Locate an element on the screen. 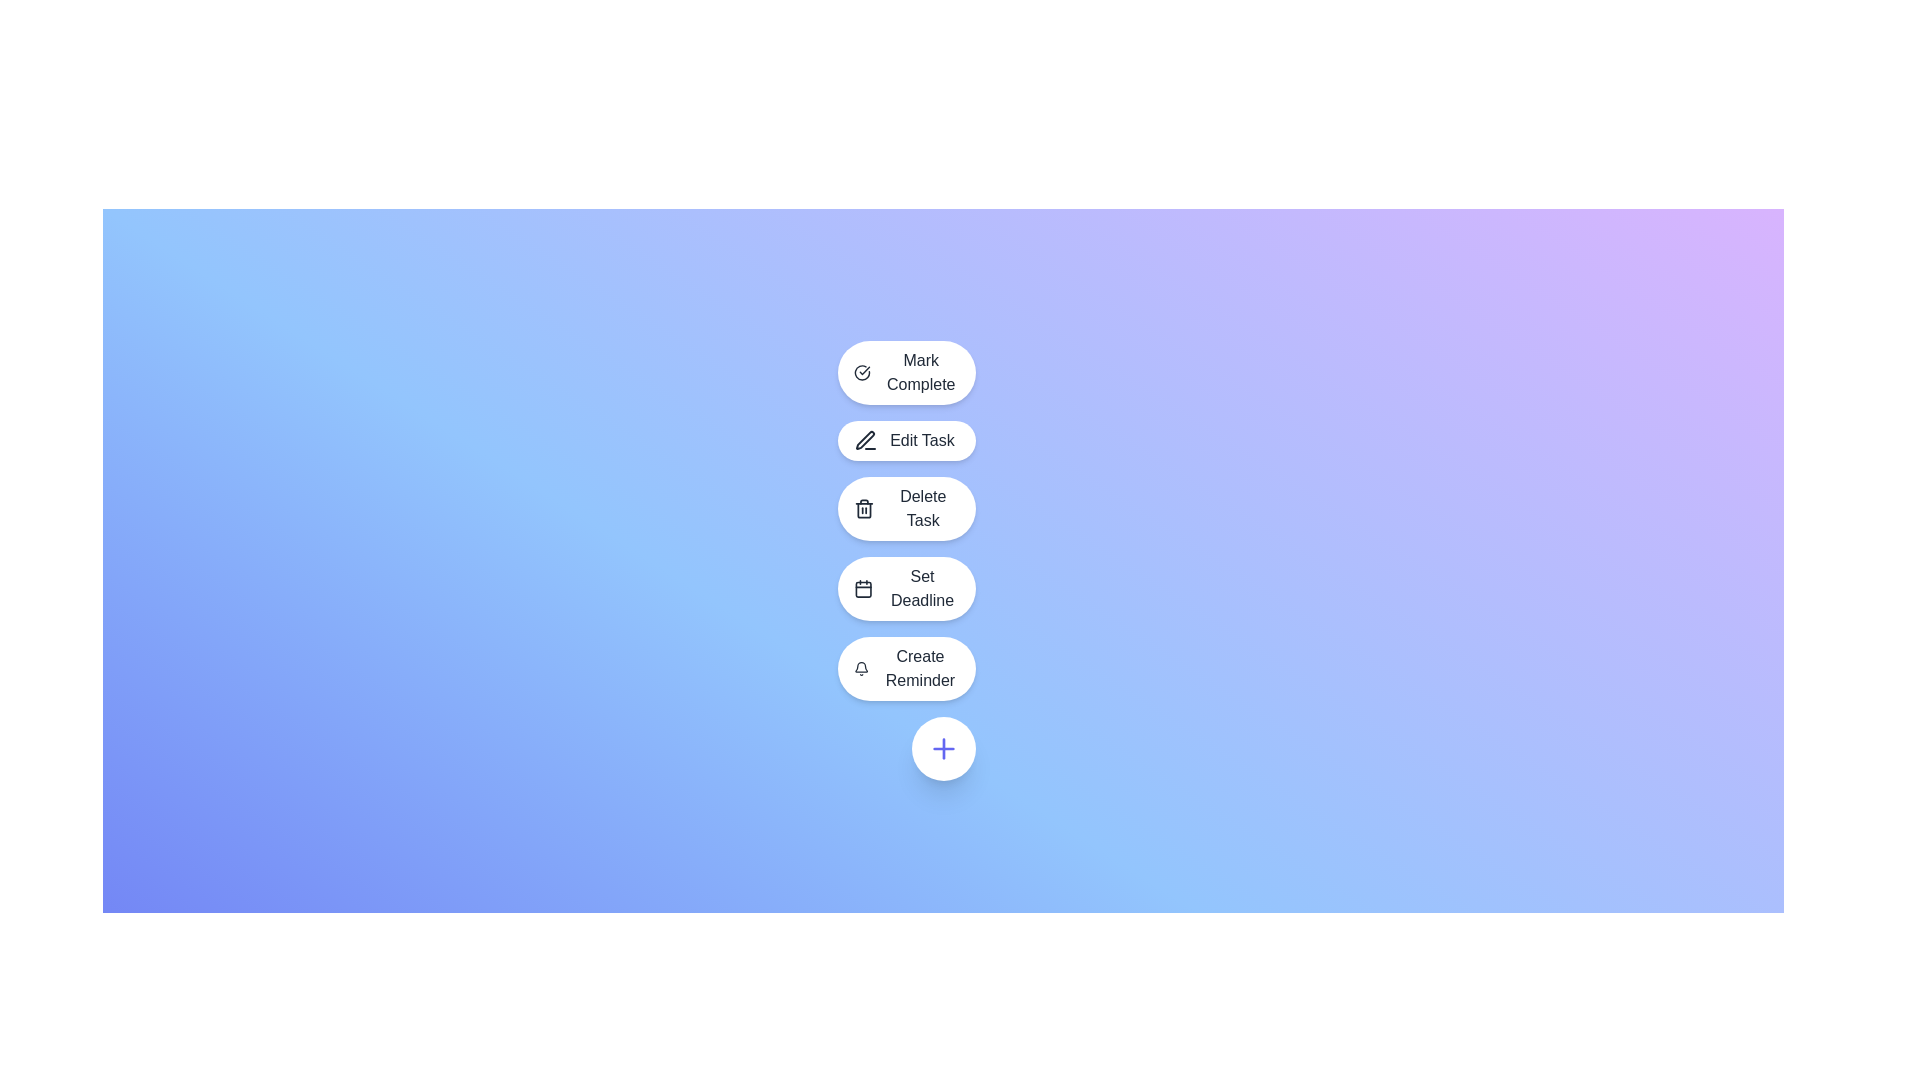 The image size is (1920, 1080). the 'Create Reminder' button, which is the fifth option in the vertical menu is located at coordinates (919, 668).